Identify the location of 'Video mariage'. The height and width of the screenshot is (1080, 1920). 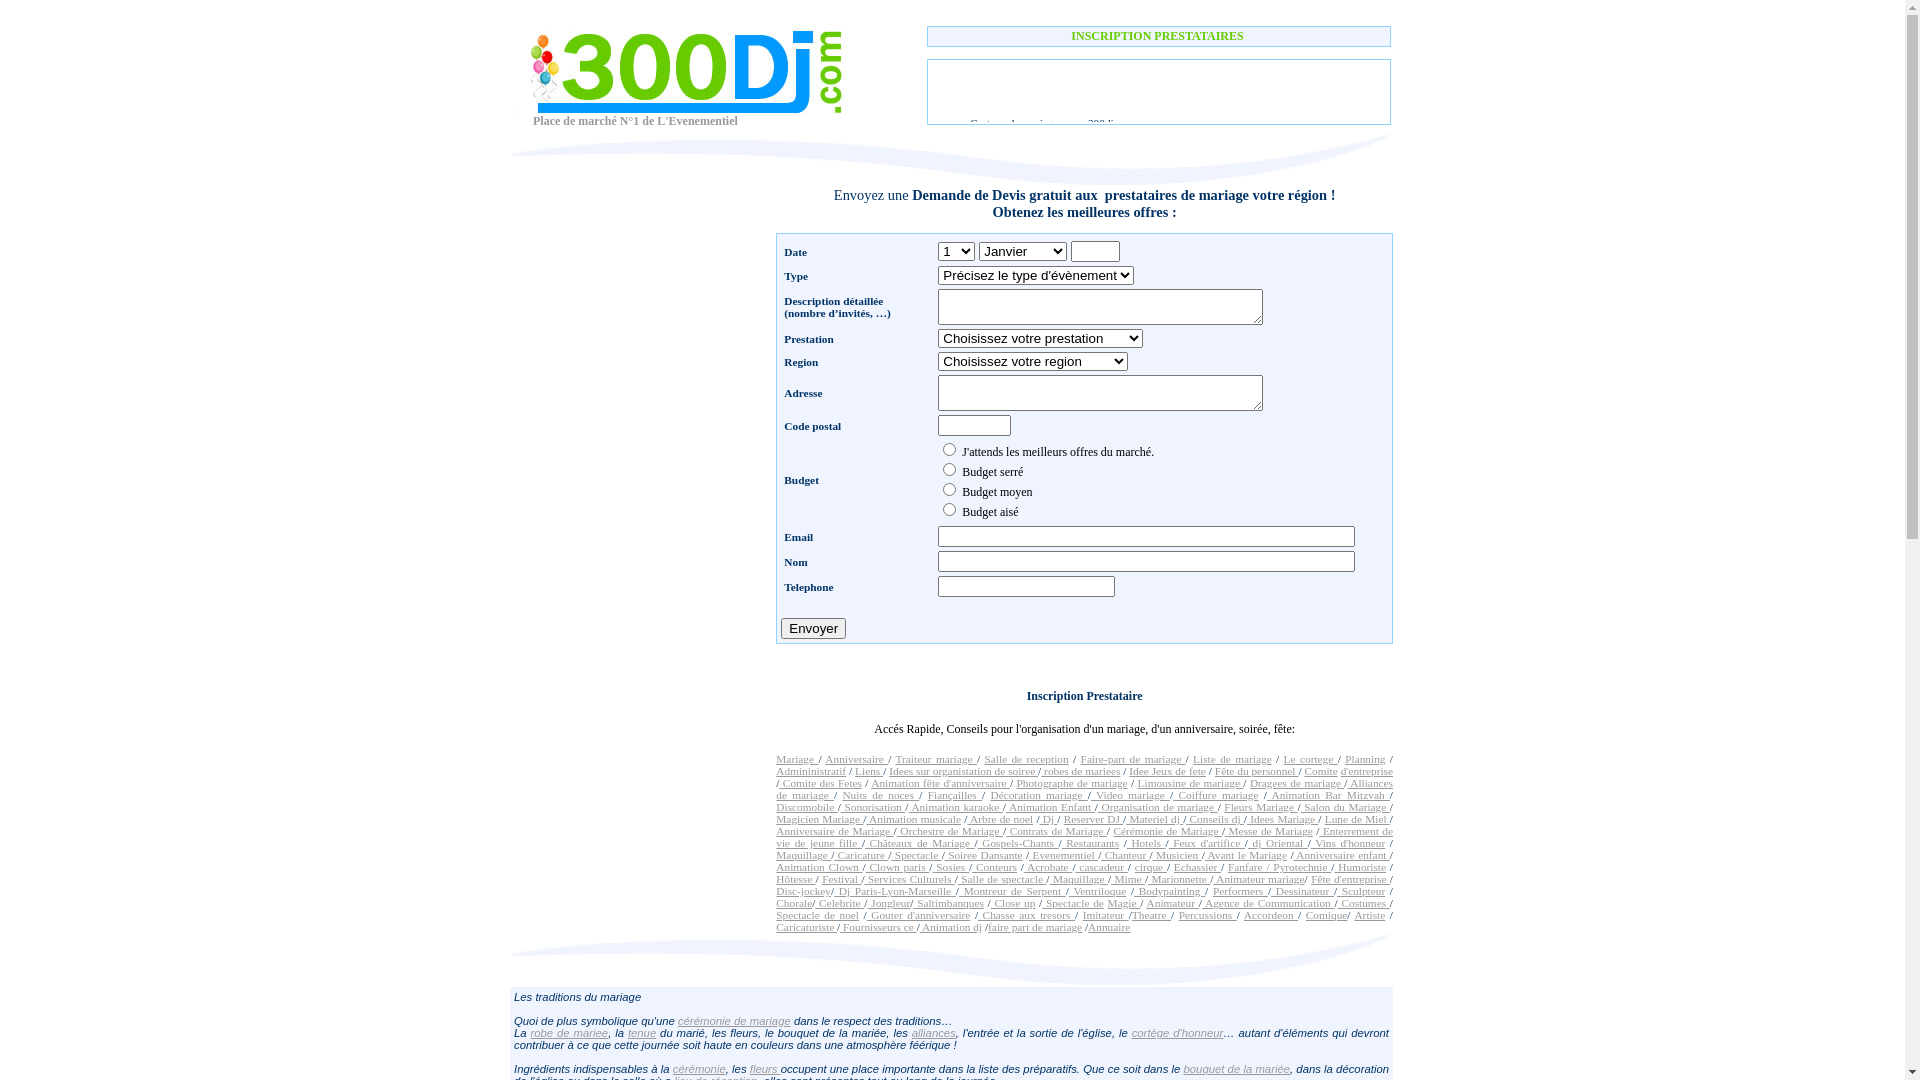
(1130, 793).